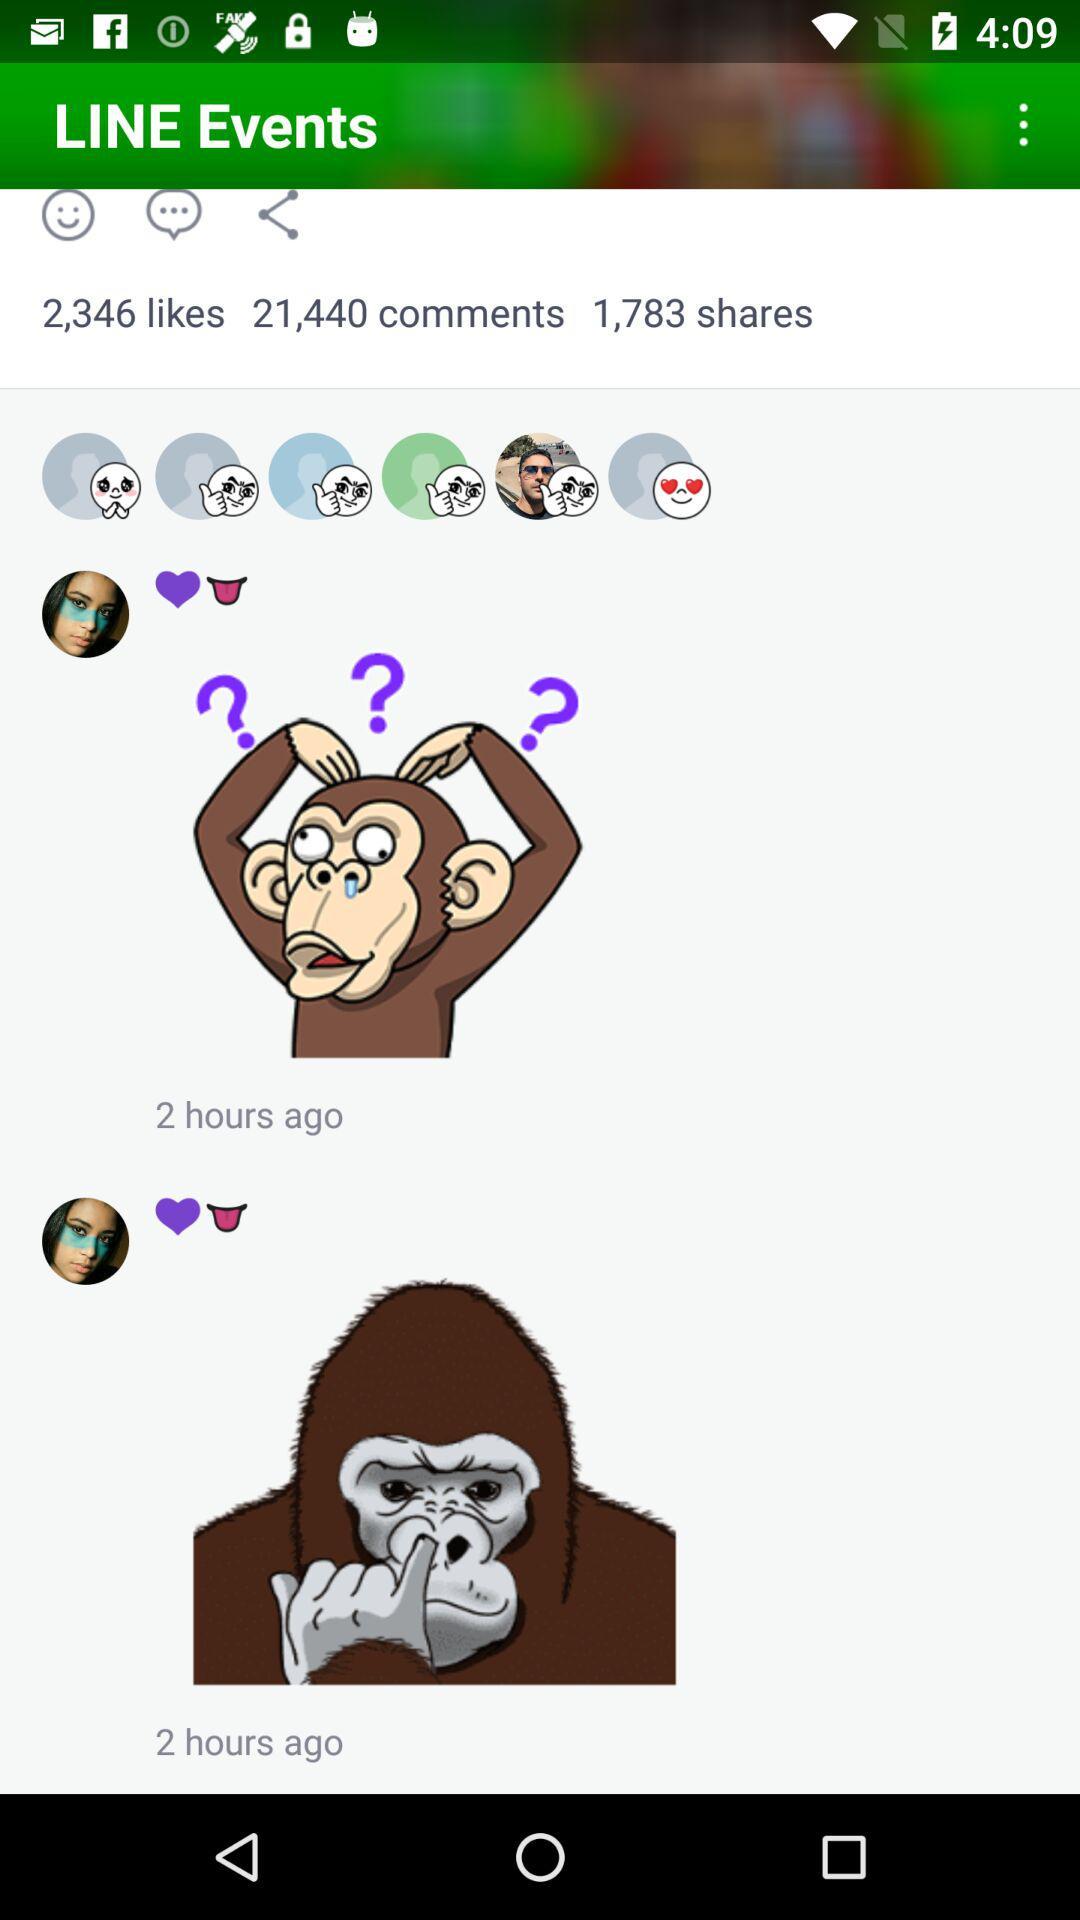  What do you see at coordinates (84, 1240) in the screenshot?
I see `last contact icon in the end of the page` at bounding box center [84, 1240].